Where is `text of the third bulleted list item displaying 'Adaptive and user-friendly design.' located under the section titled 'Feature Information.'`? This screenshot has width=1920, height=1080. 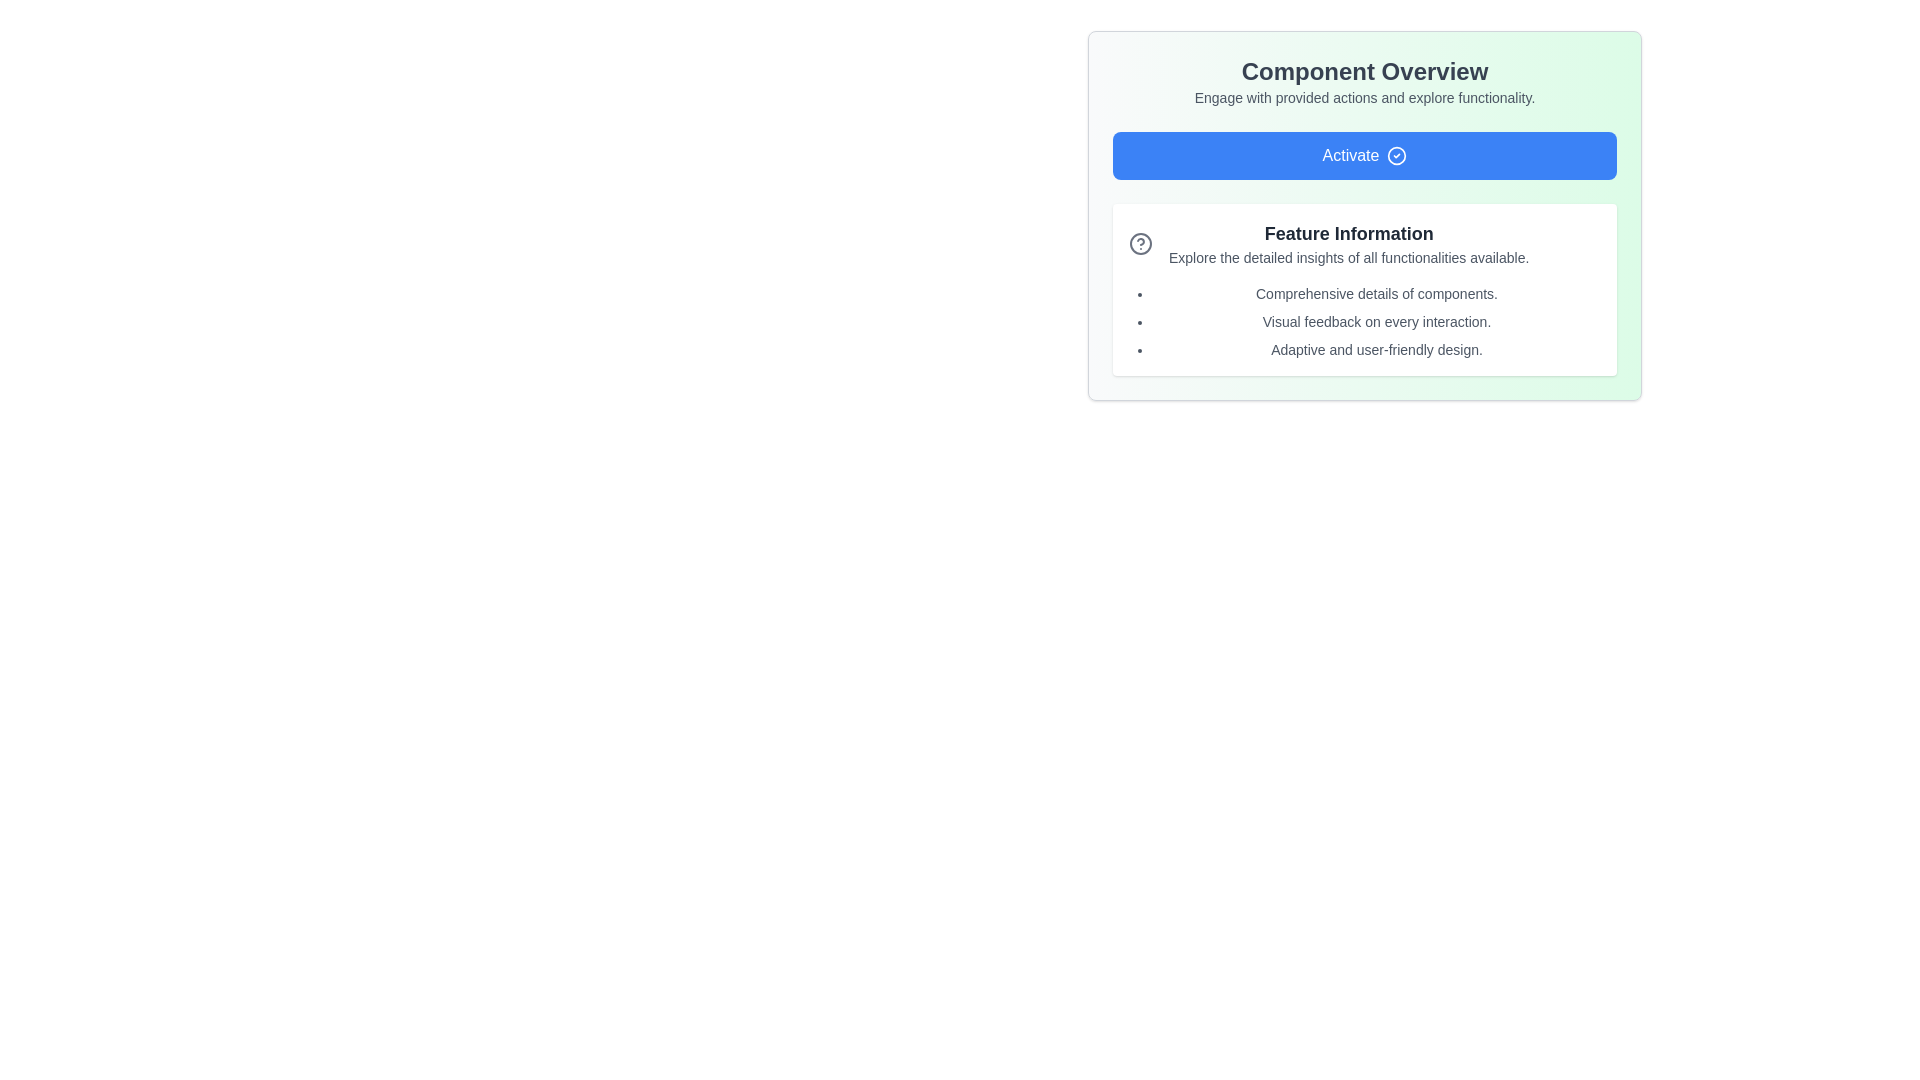 text of the third bulleted list item displaying 'Adaptive and user-friendly design.' located under the section titled 'Feature Information.' is located at coordinates (1376, 349).